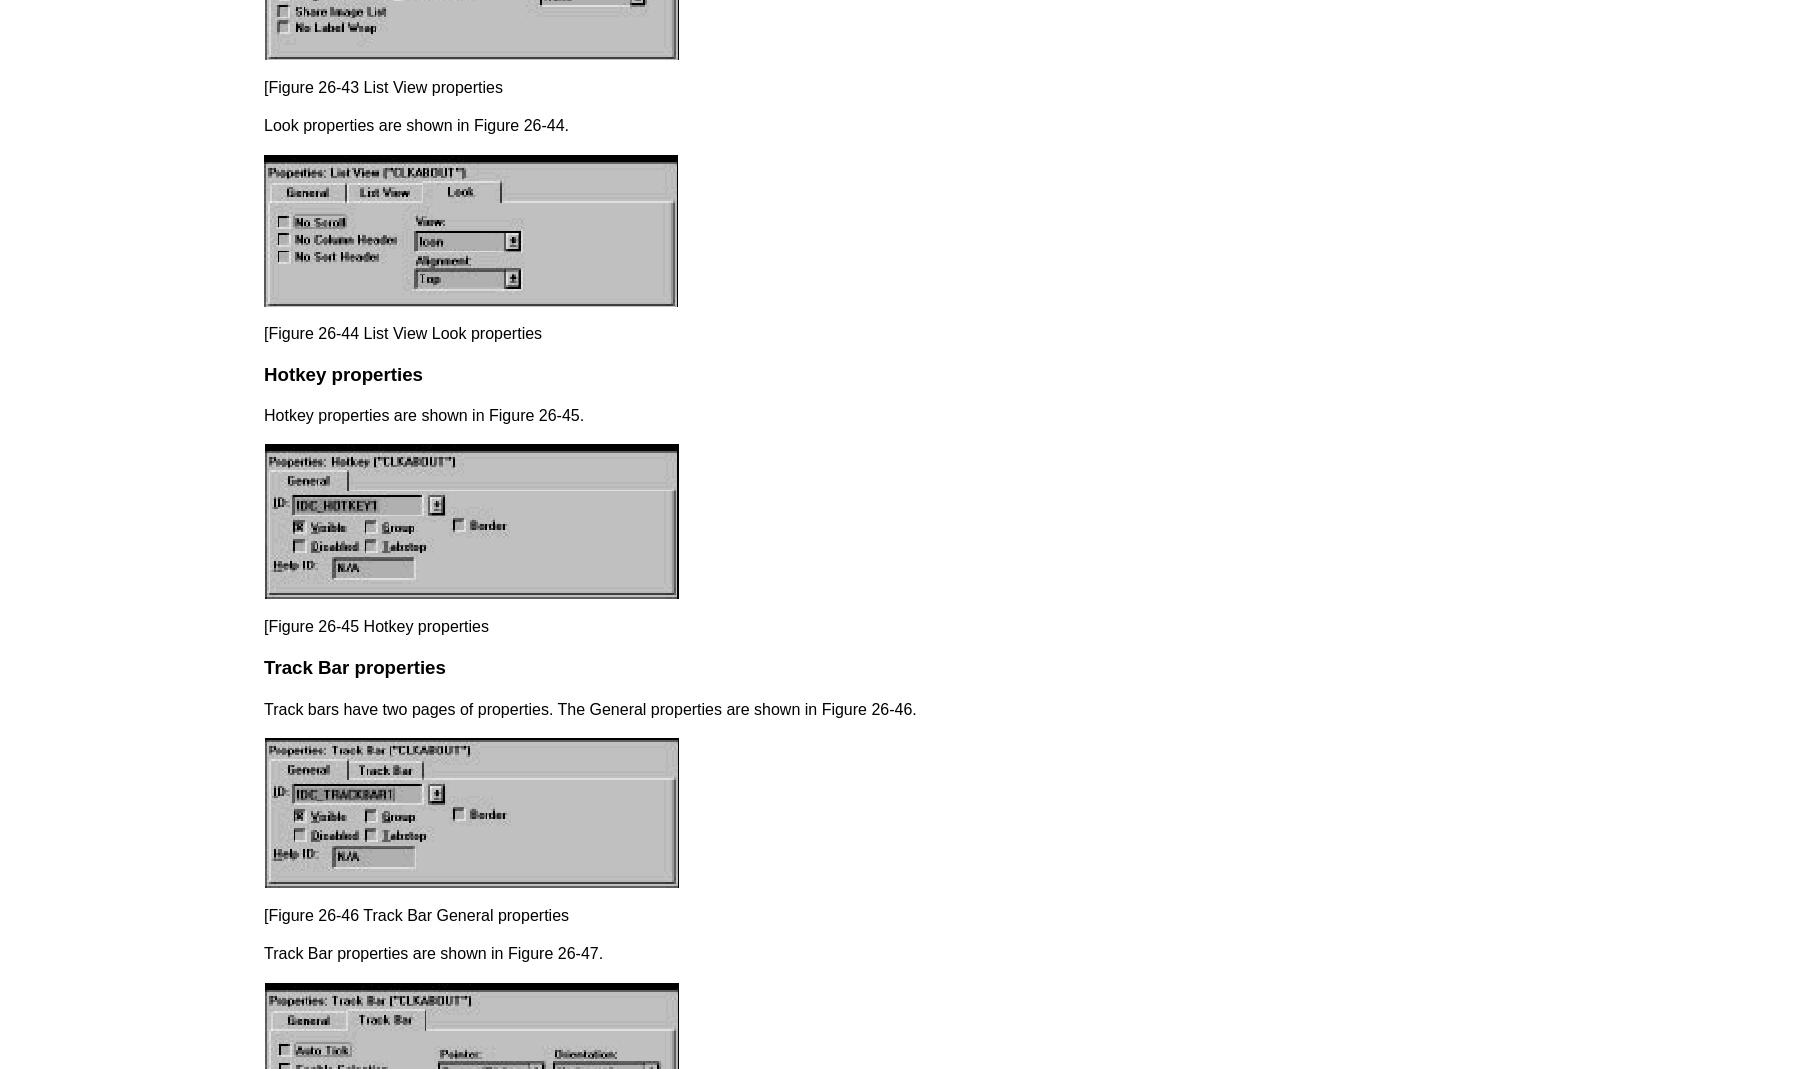 This screenshot has height=1069, width=1800. I want to click on 'Track Bar properties', so click(263, 666).